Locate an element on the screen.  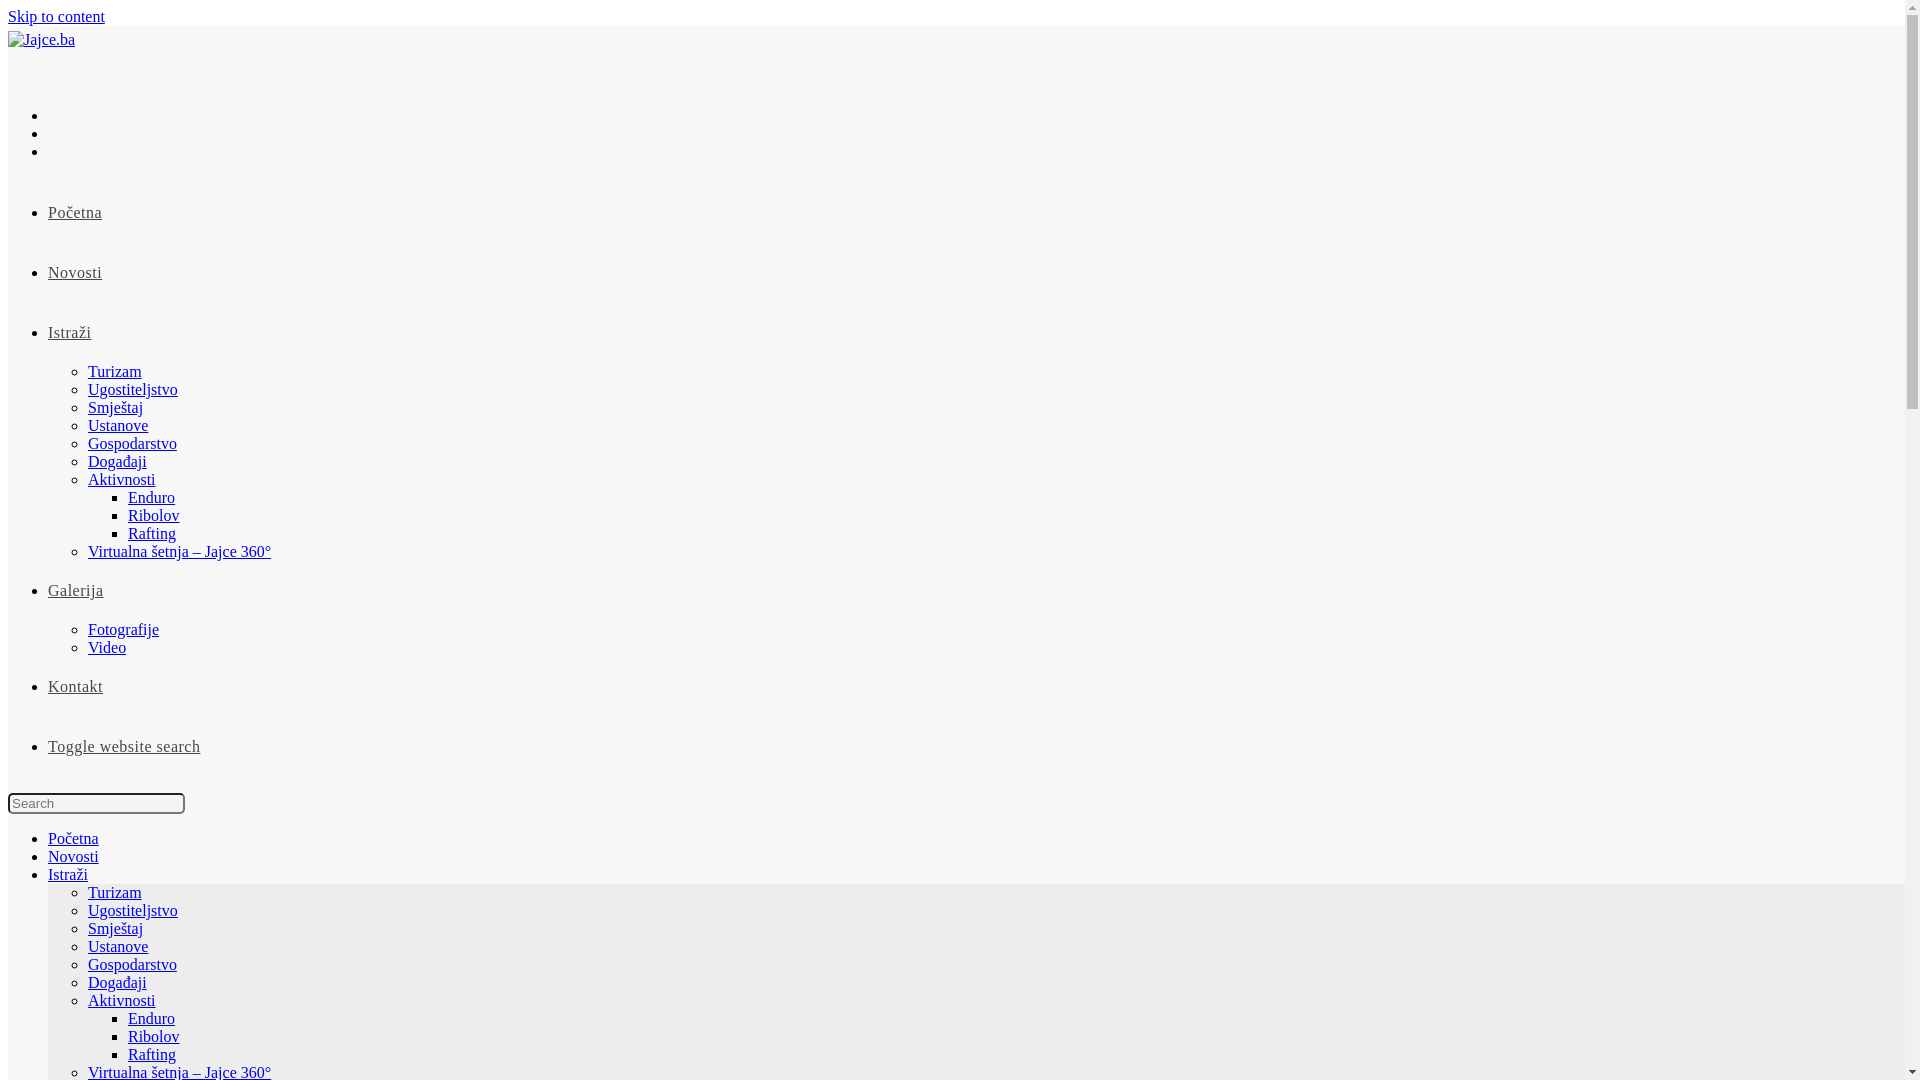
'Rafting' is located at coordinates (151, 532).